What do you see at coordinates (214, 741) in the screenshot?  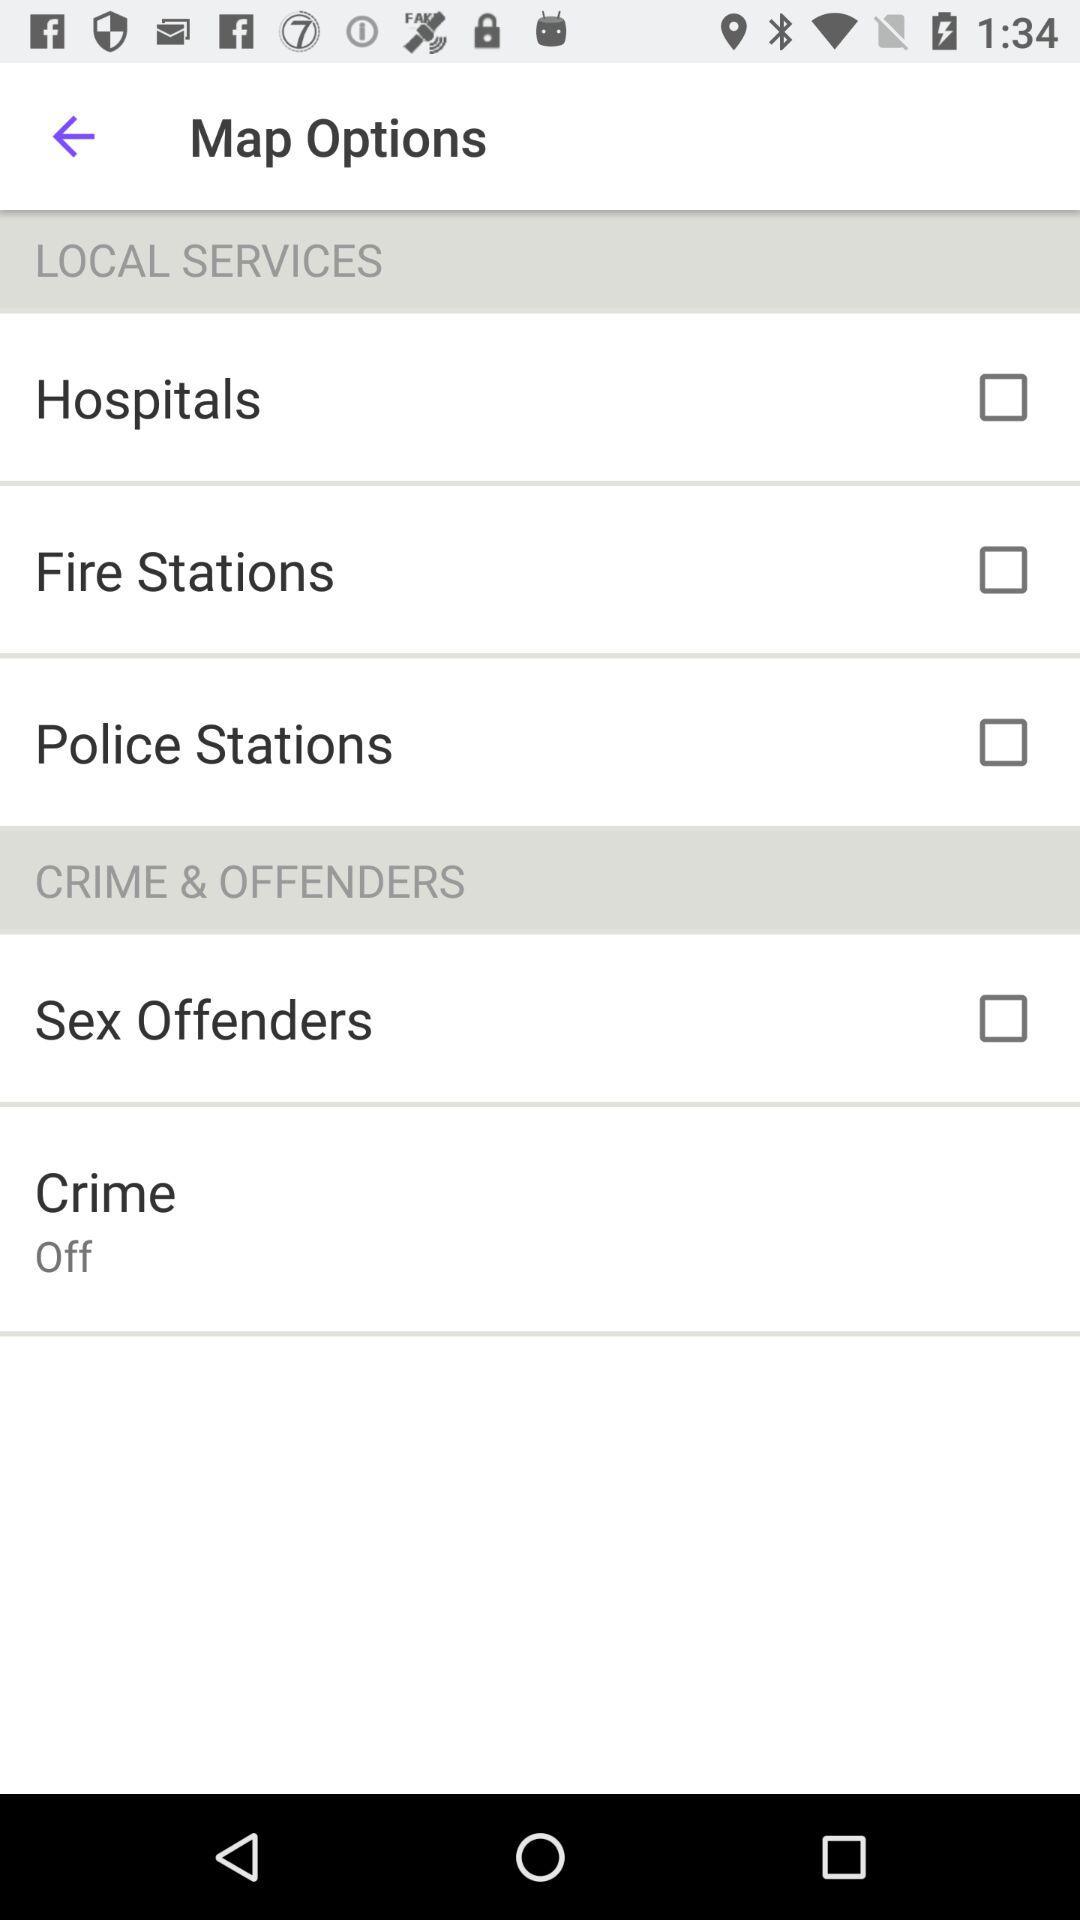 I see `the icon above crime & offenders item` at bounding box center [214, 741].